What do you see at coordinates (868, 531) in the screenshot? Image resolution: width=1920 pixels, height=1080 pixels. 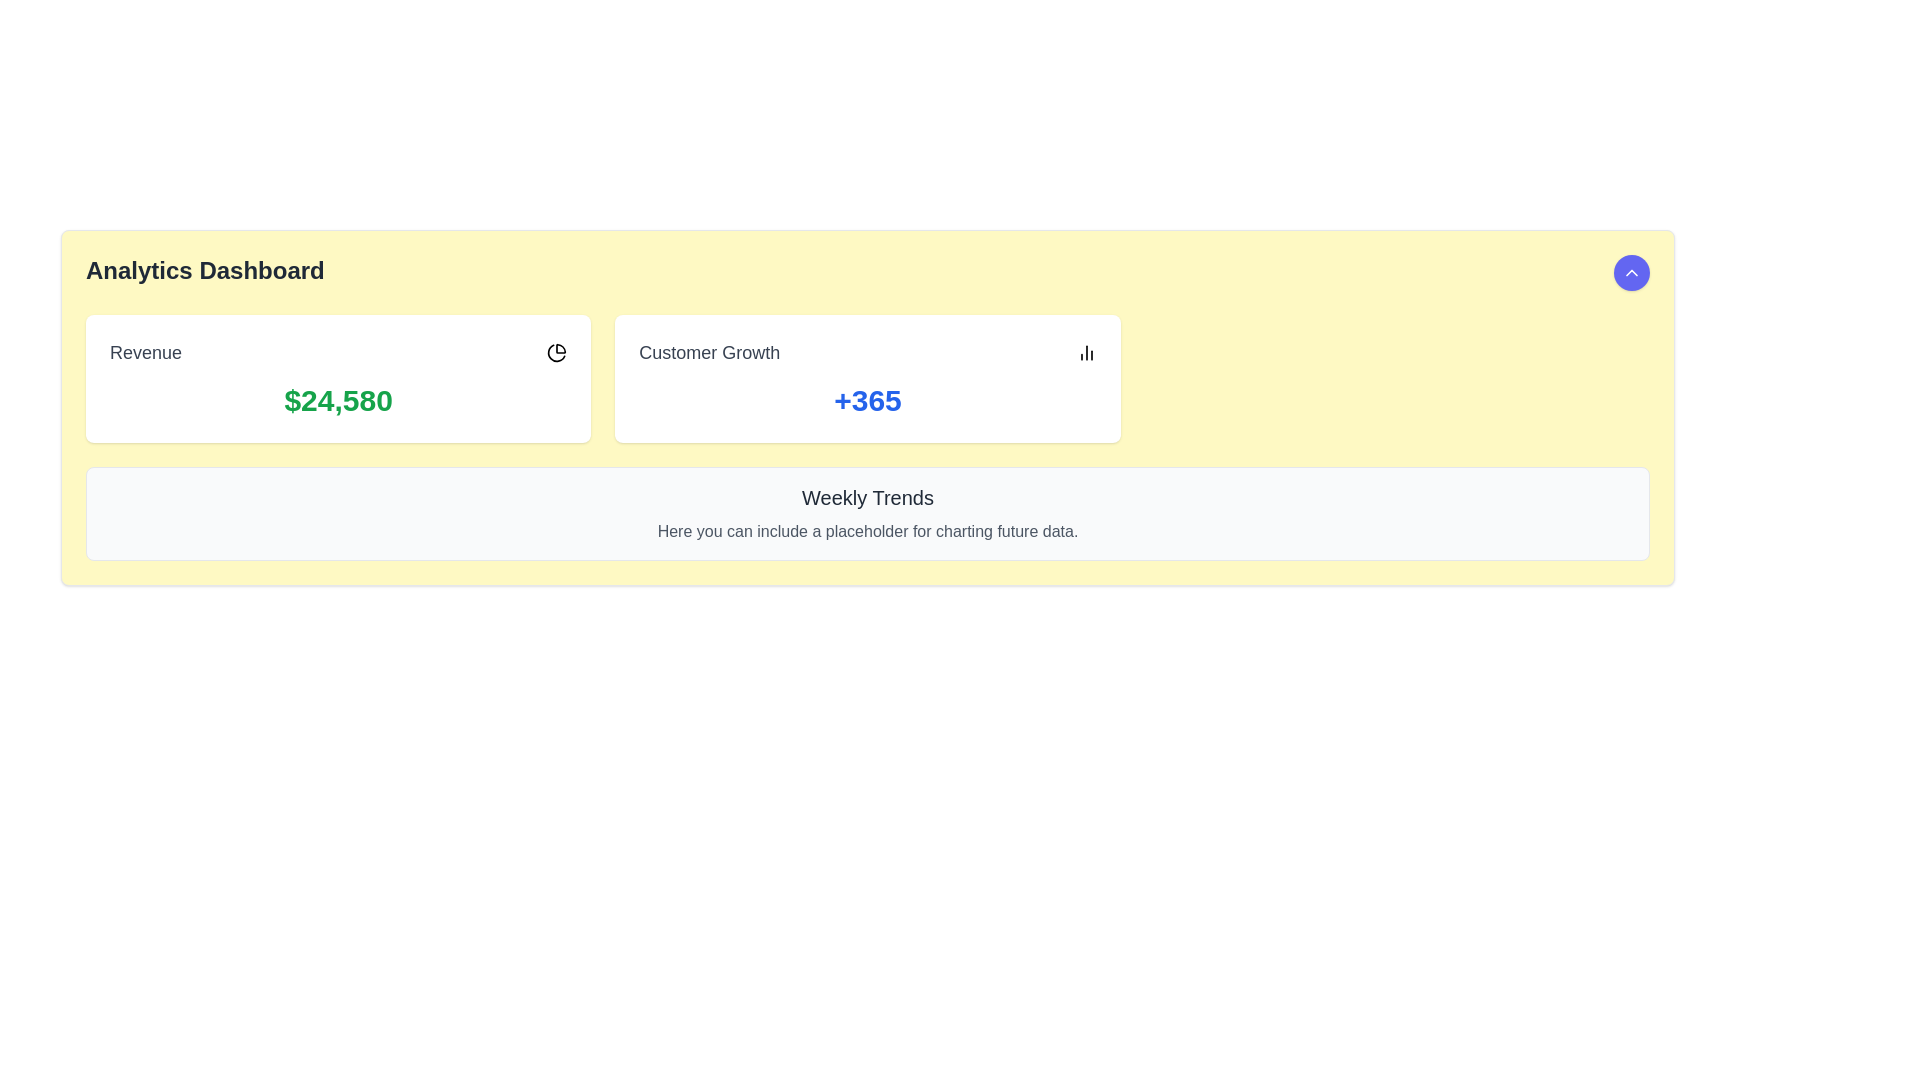 I see `the text block containing the phrase 'Here you can include a placeholder for charting future data.' located under the 'Weekly Trends' heading` at bounding box center [868, 531].